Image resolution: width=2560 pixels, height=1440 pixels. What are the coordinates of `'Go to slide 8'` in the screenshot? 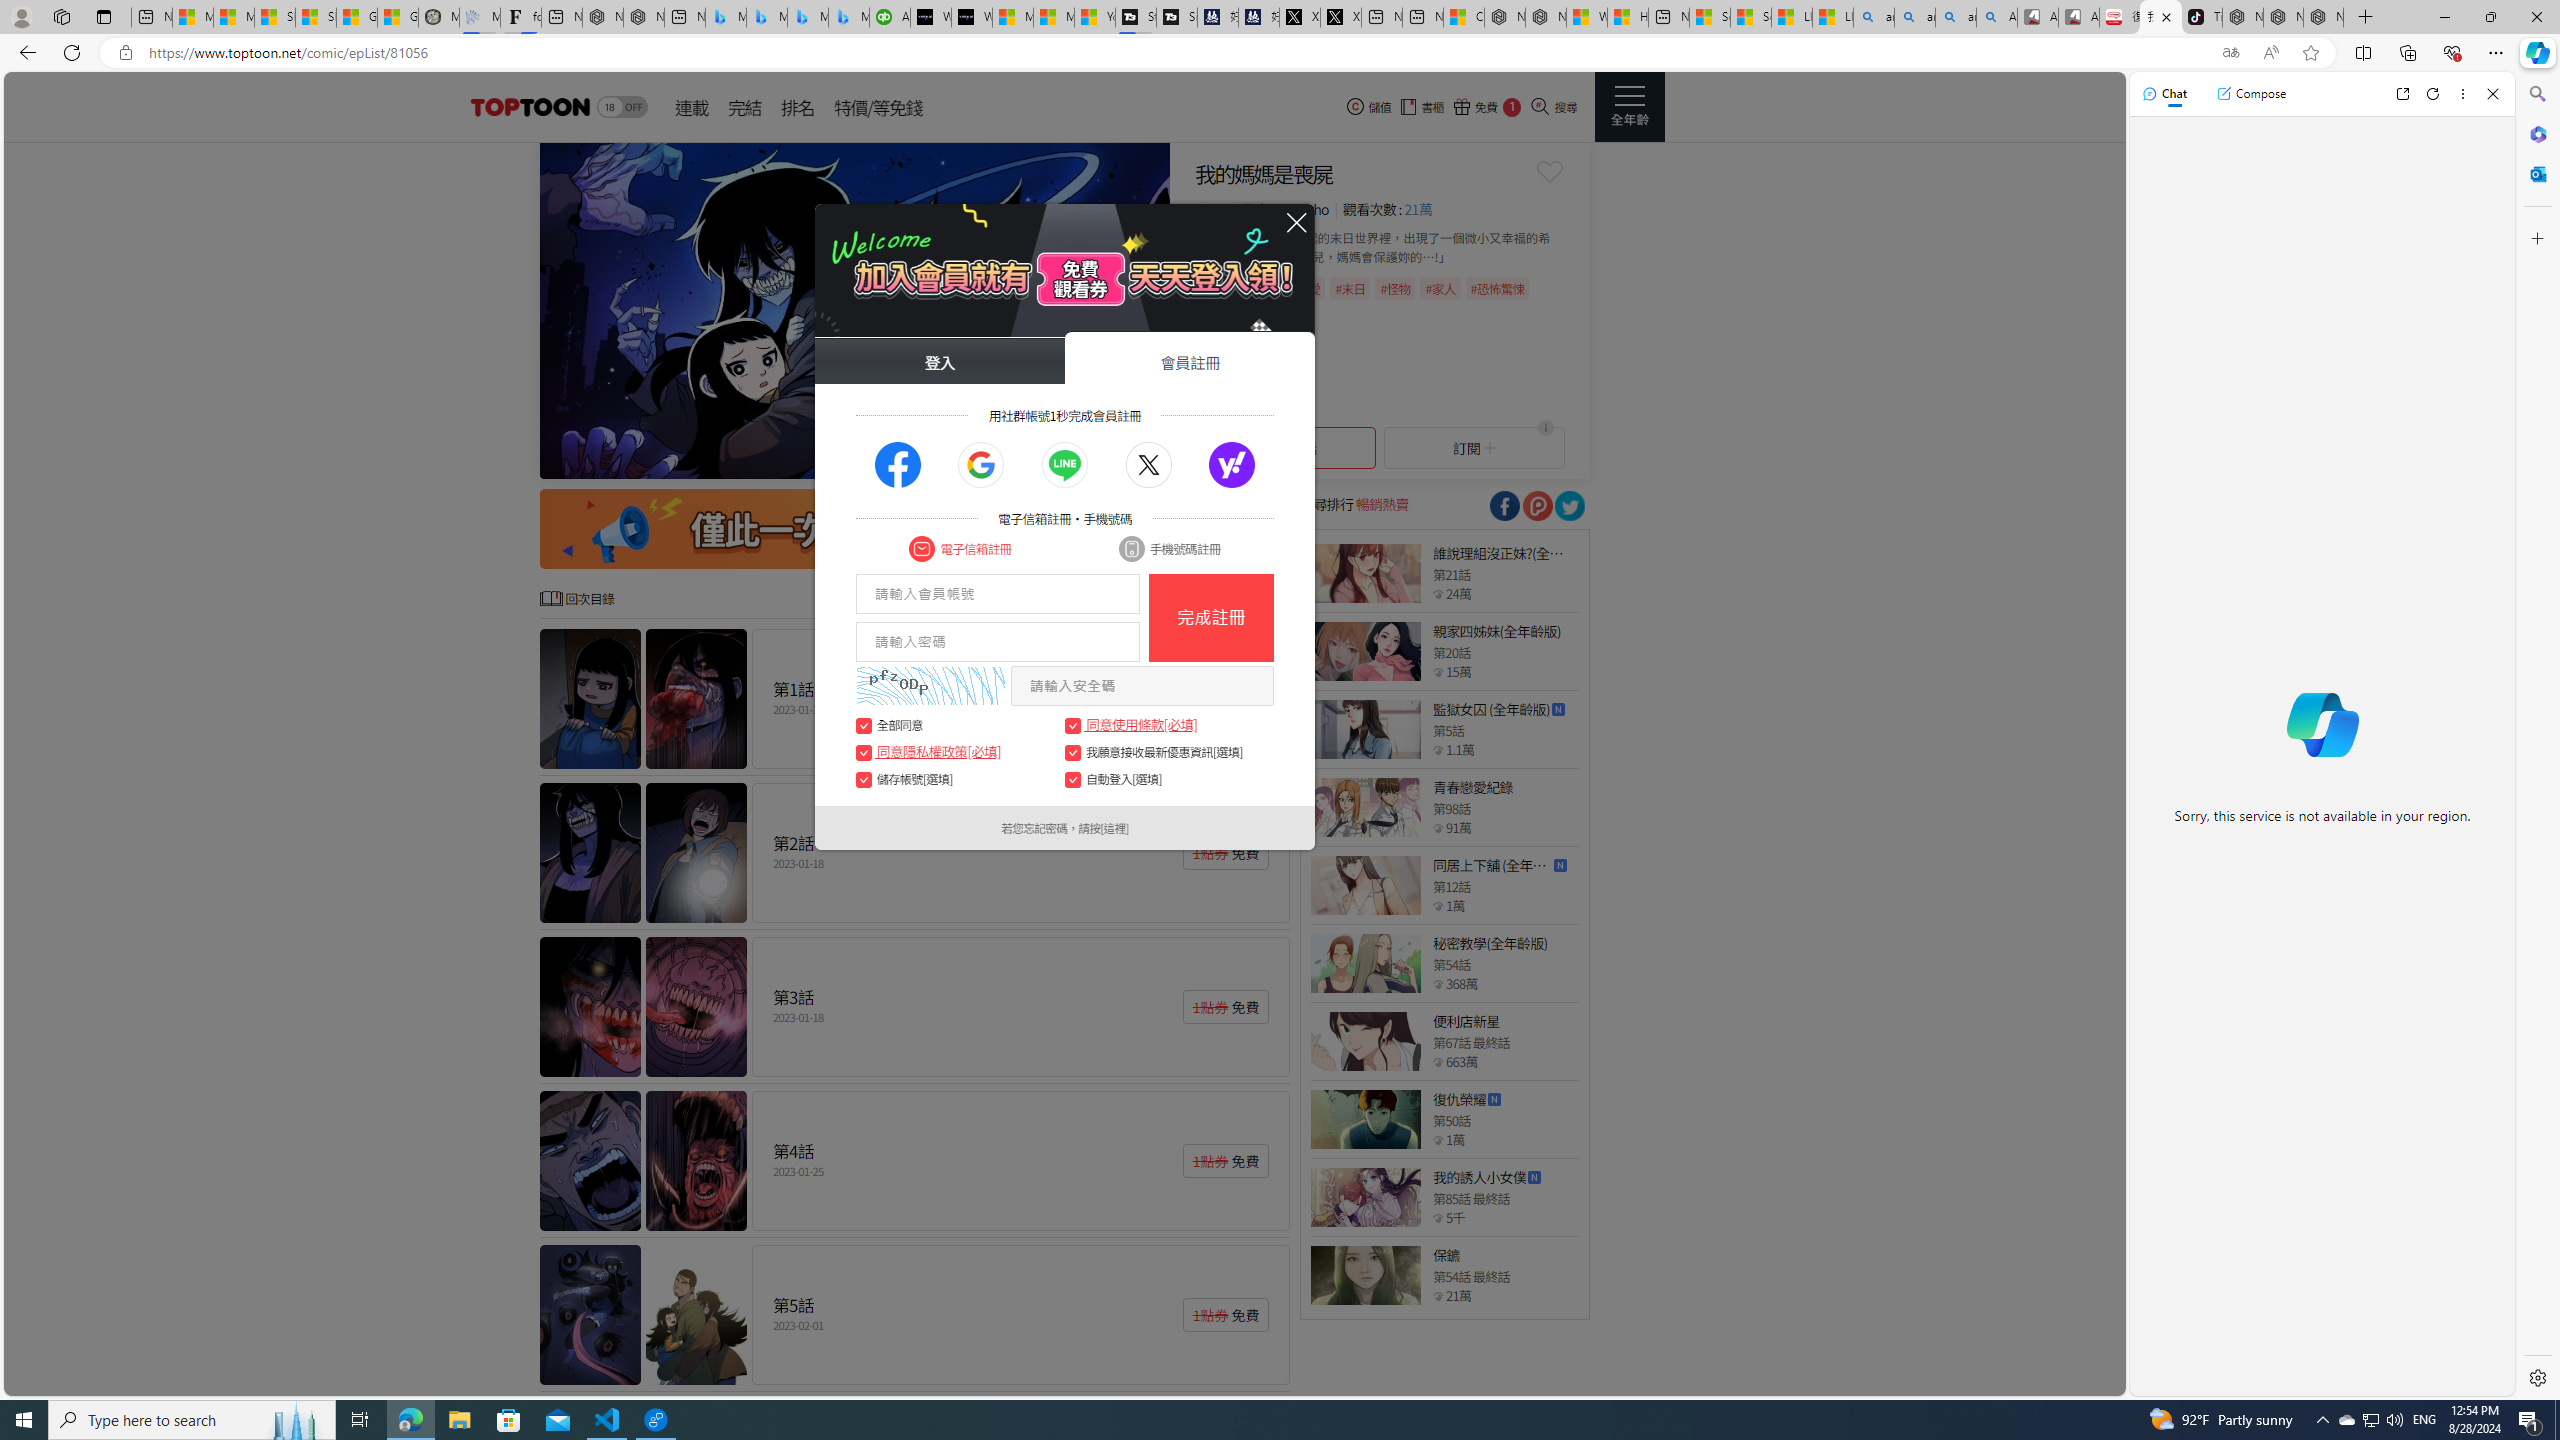 It's located at (1113, 459).